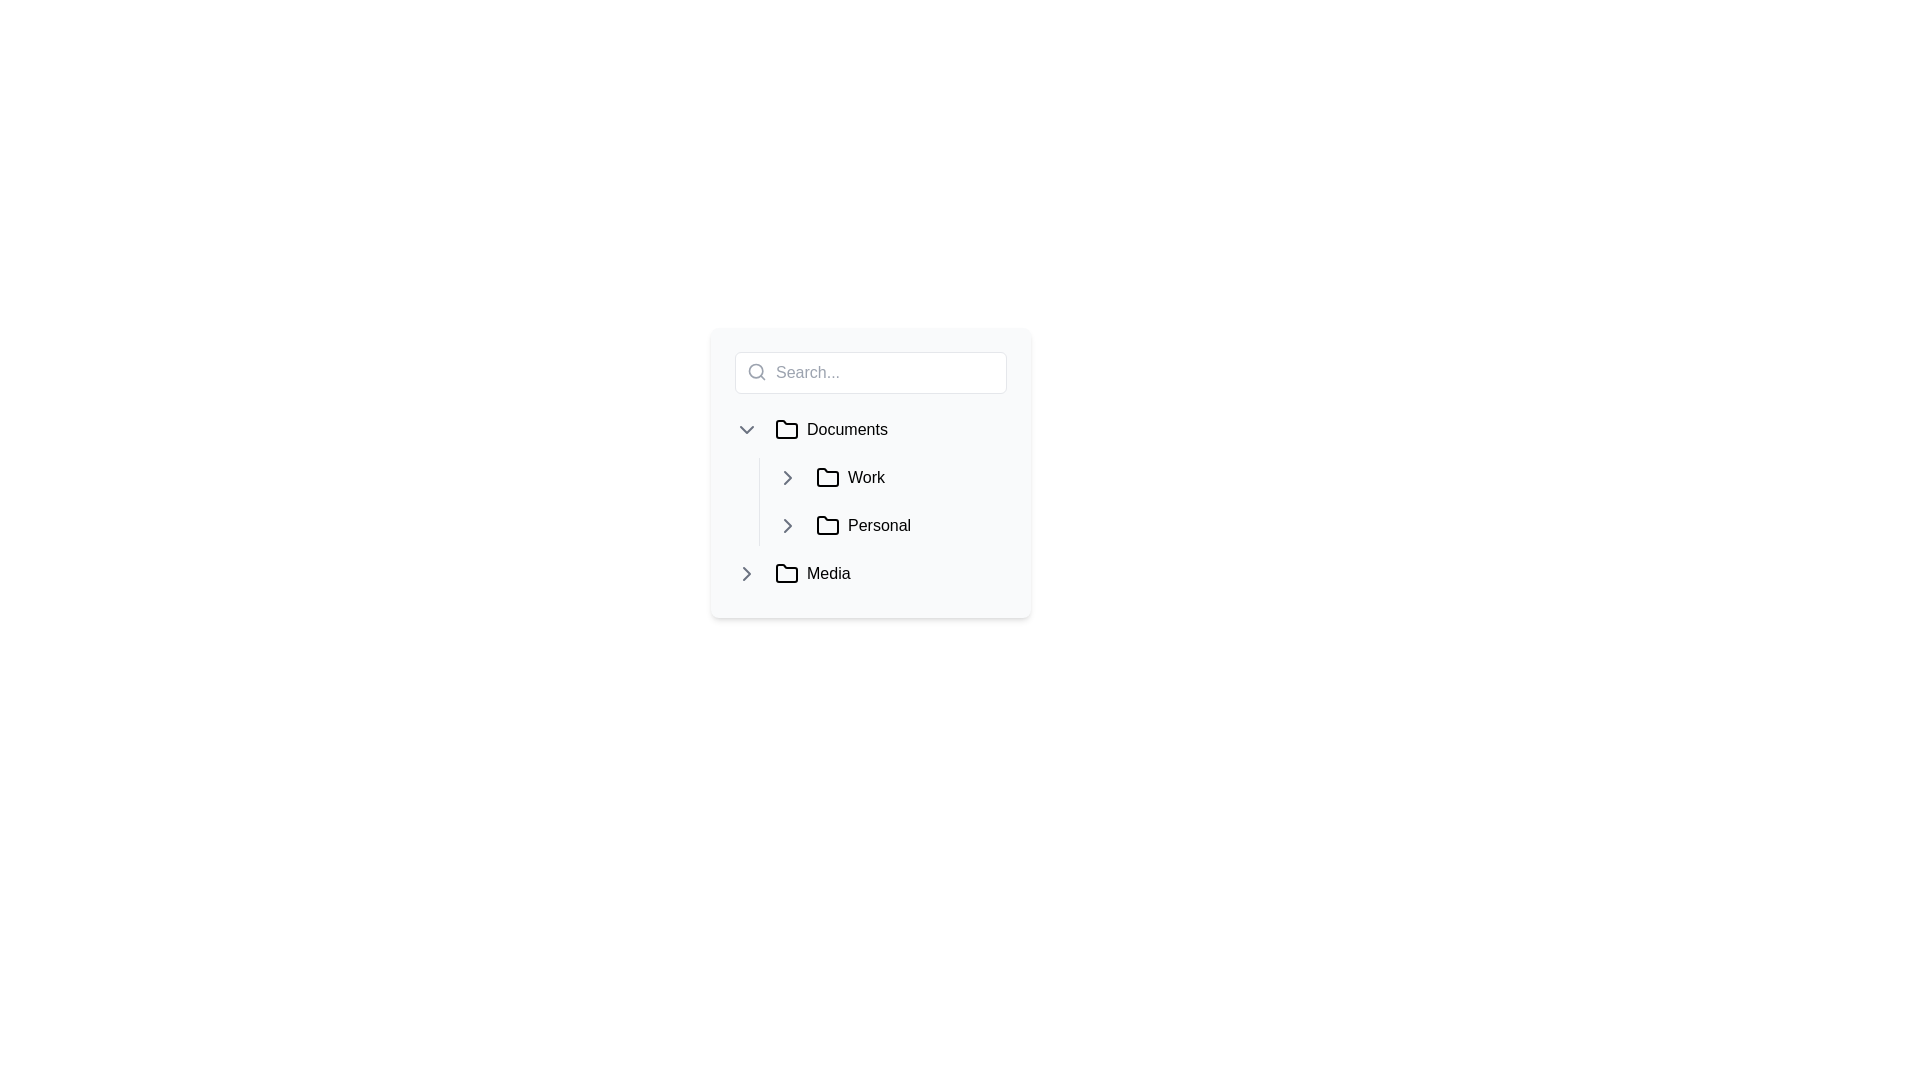 This screenshot has height=1080, width=1920. What do you see at coordinates (786, 524) in the screenshot?
I see `the right-pointing arrow icon button located in the left sidebar menu next to the 'Personal' folder label` at bounding box center [786, 524].